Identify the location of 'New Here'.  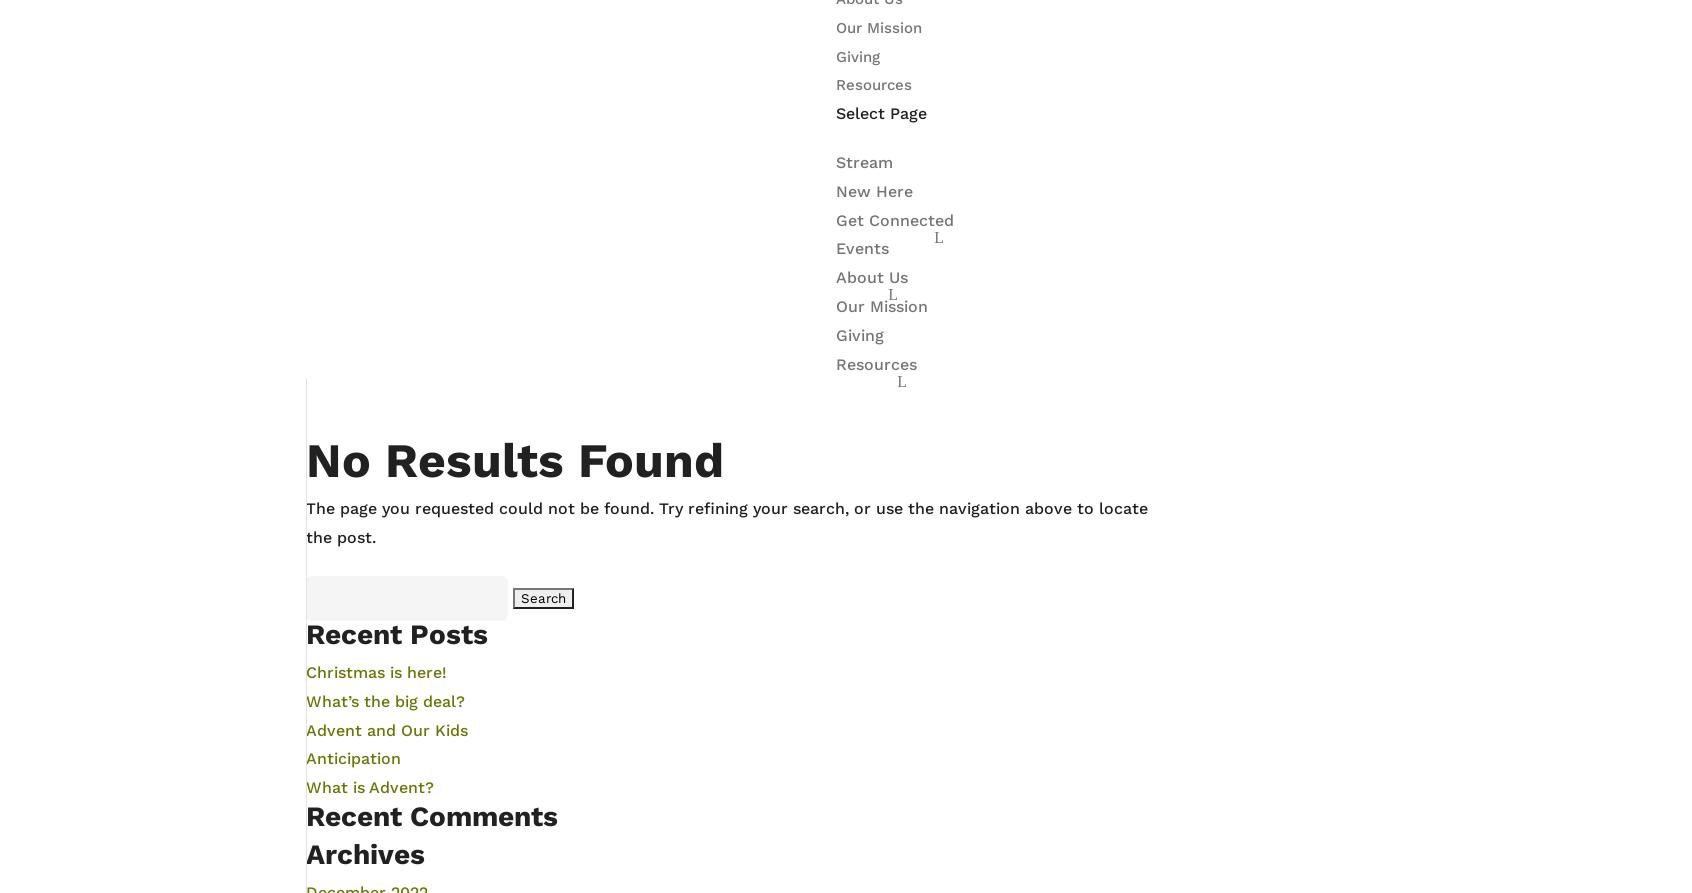
(873, 189).